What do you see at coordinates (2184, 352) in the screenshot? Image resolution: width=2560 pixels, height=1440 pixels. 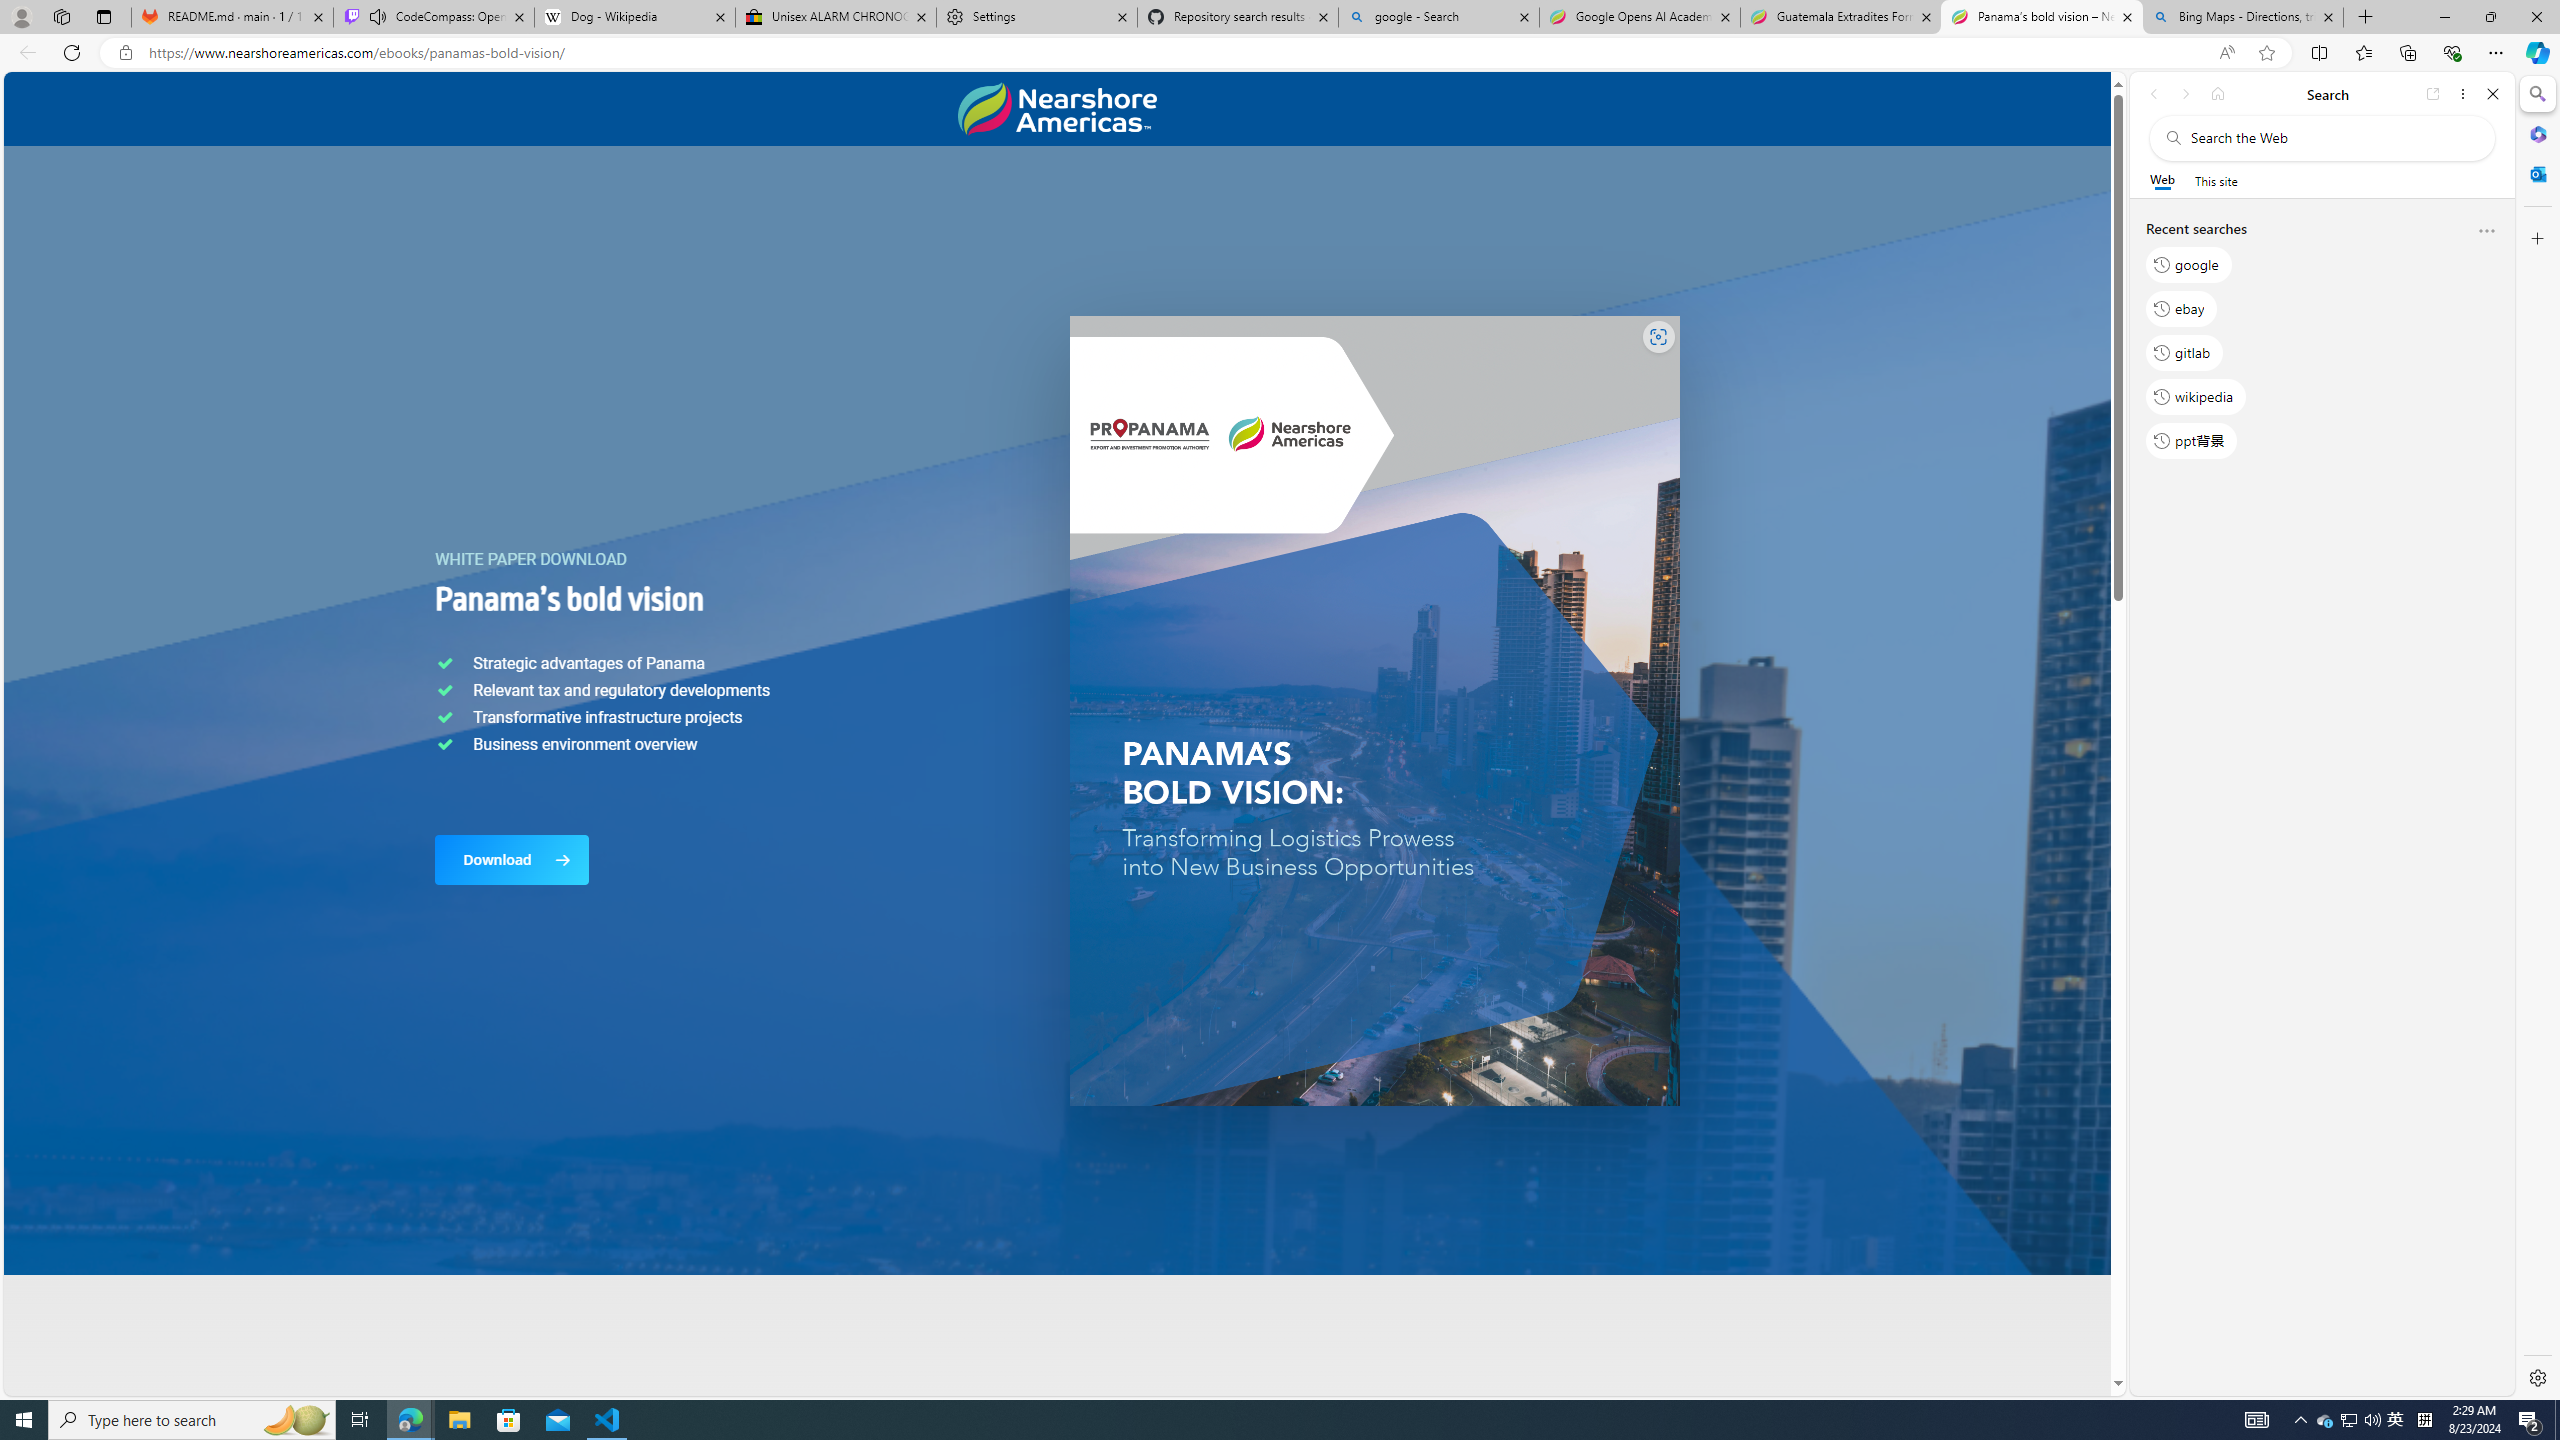 I see `'gitlab'` at bounding box center [2184, 352].